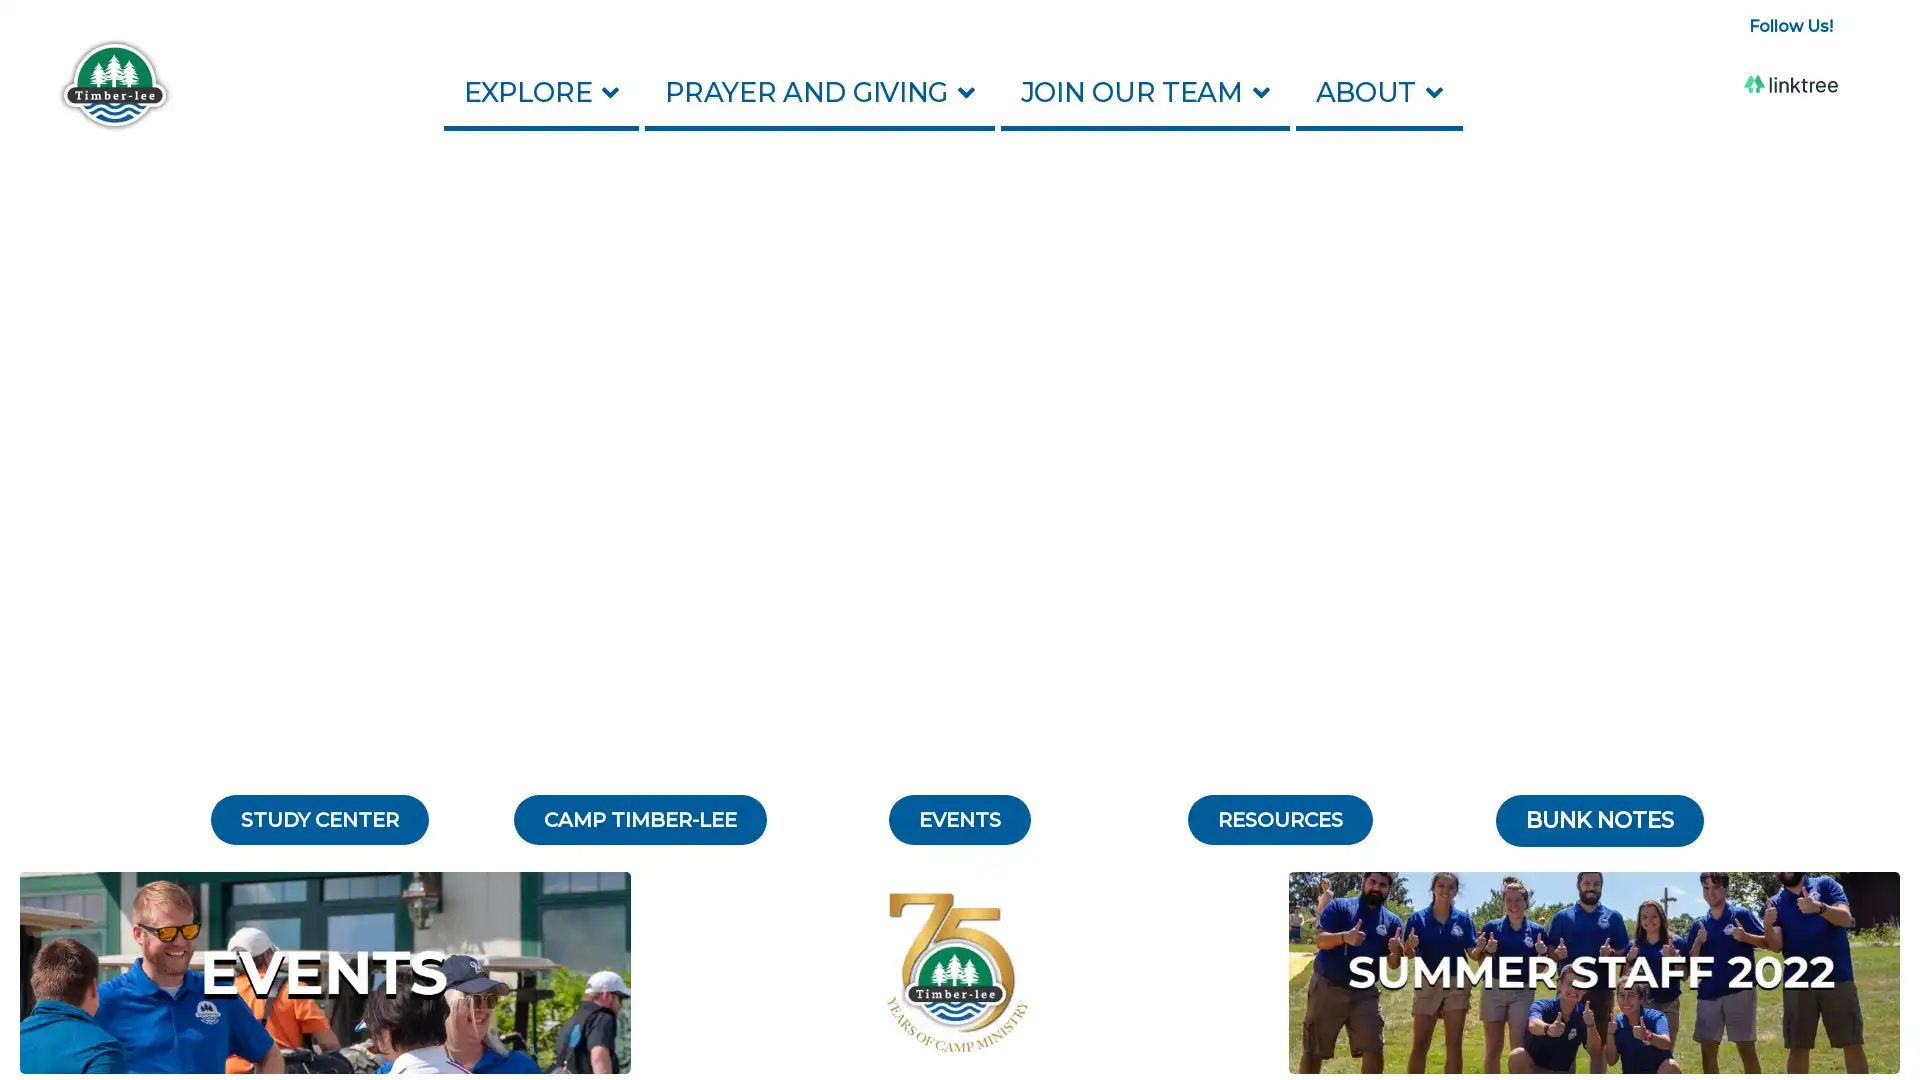  What do you see at coordinates (320, 820) in the screenshot?
I see `STUDY CENTER` at bounding box center [320, 820].